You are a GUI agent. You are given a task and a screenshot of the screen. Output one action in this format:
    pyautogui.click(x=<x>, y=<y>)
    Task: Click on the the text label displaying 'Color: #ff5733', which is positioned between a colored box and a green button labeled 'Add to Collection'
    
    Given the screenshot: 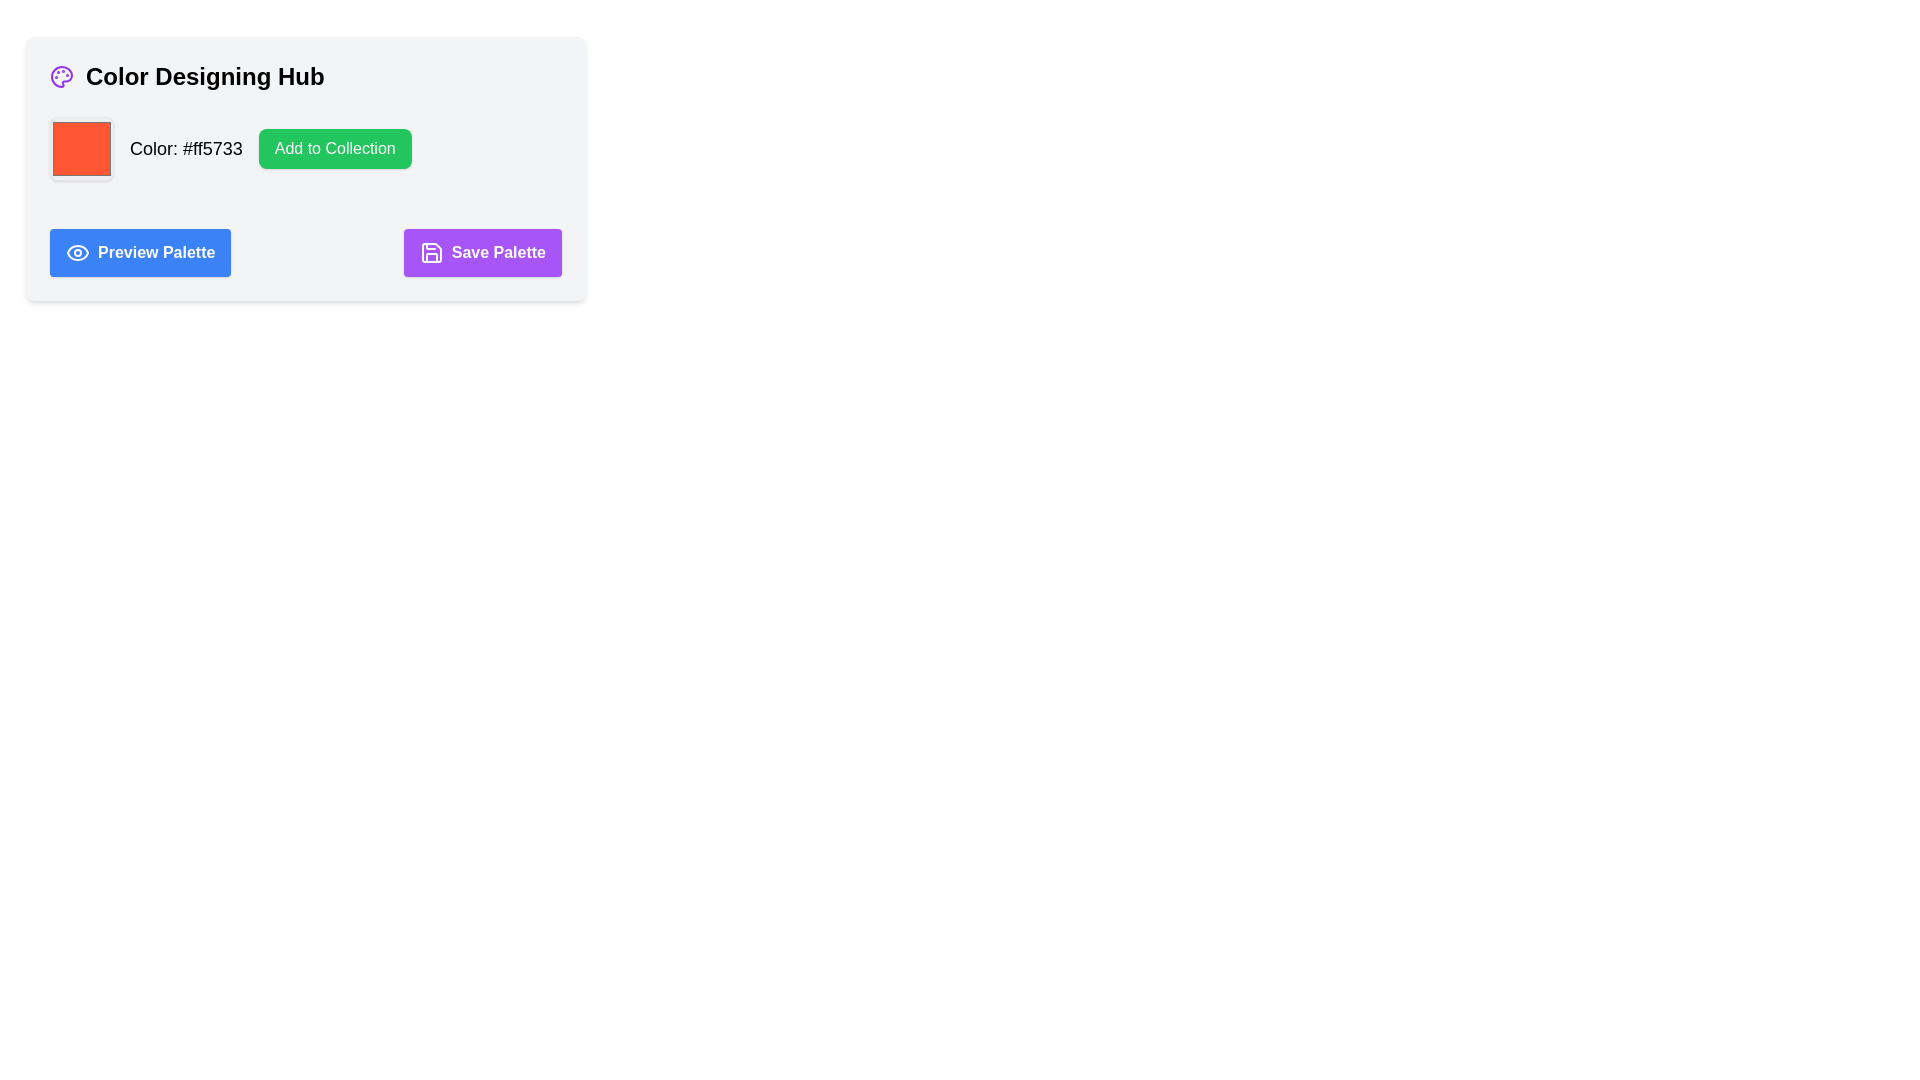 What is the action you would take?
    pyautogui.click(x=186, y=148)
    